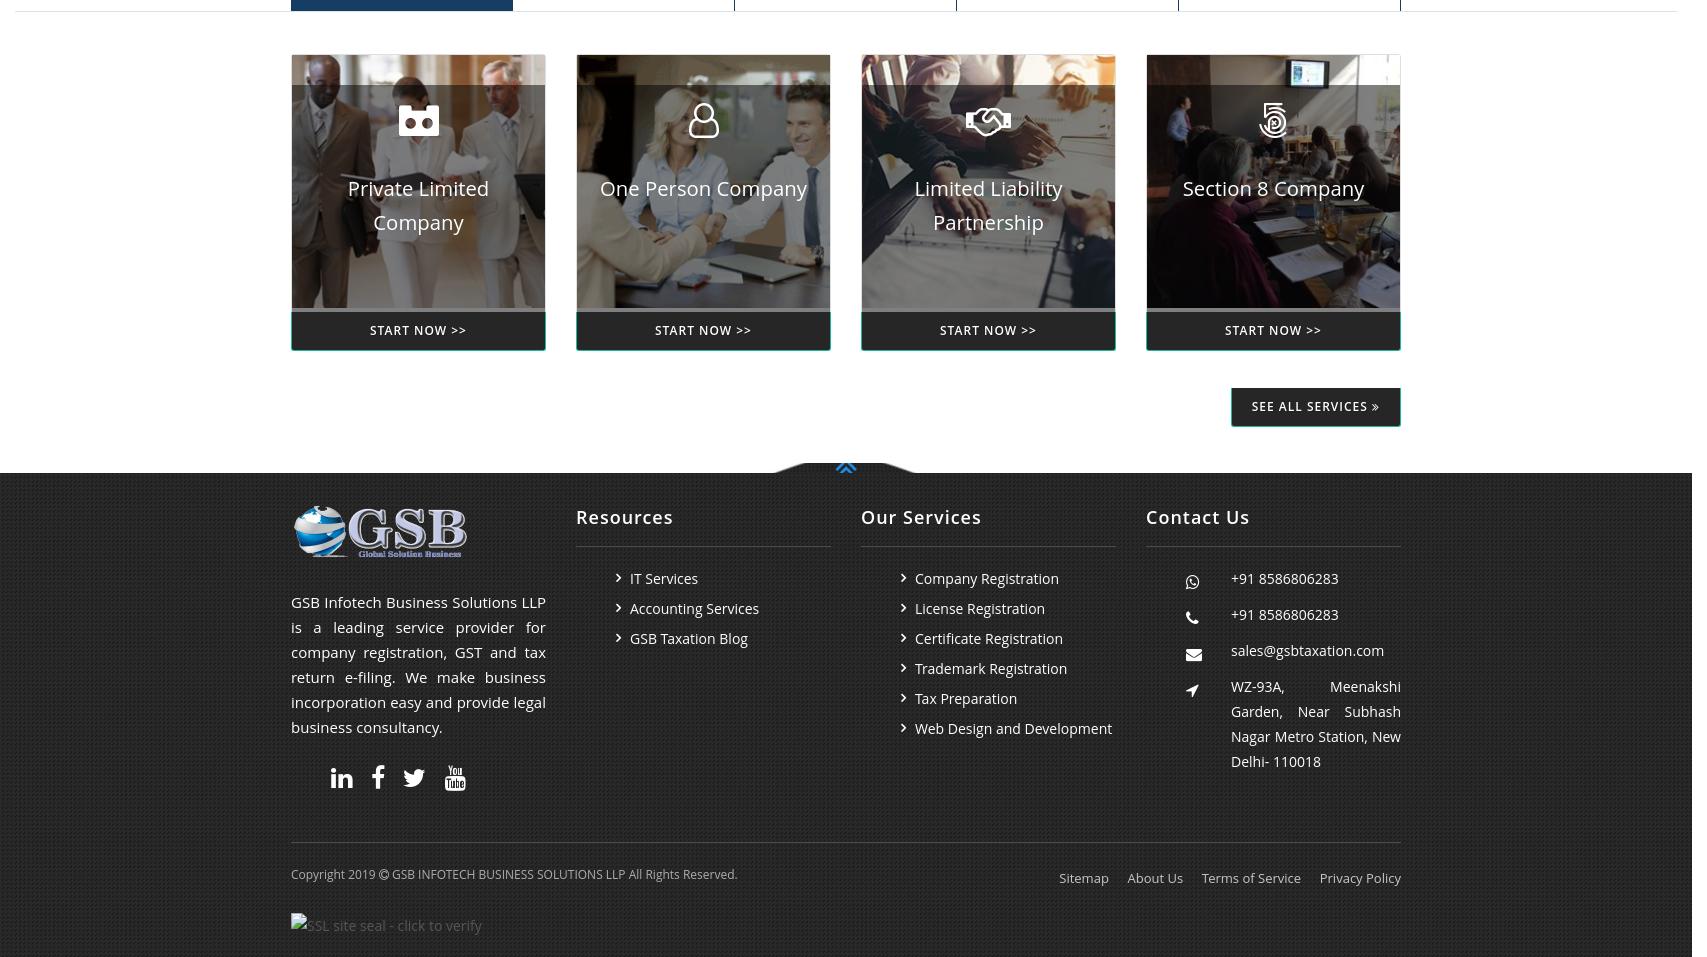 Image resolution: width=1707 pixels, height=957 pixels. Describe the element at coordinates (624, 516) in the screenshot. I see `'Resources'` at that location.